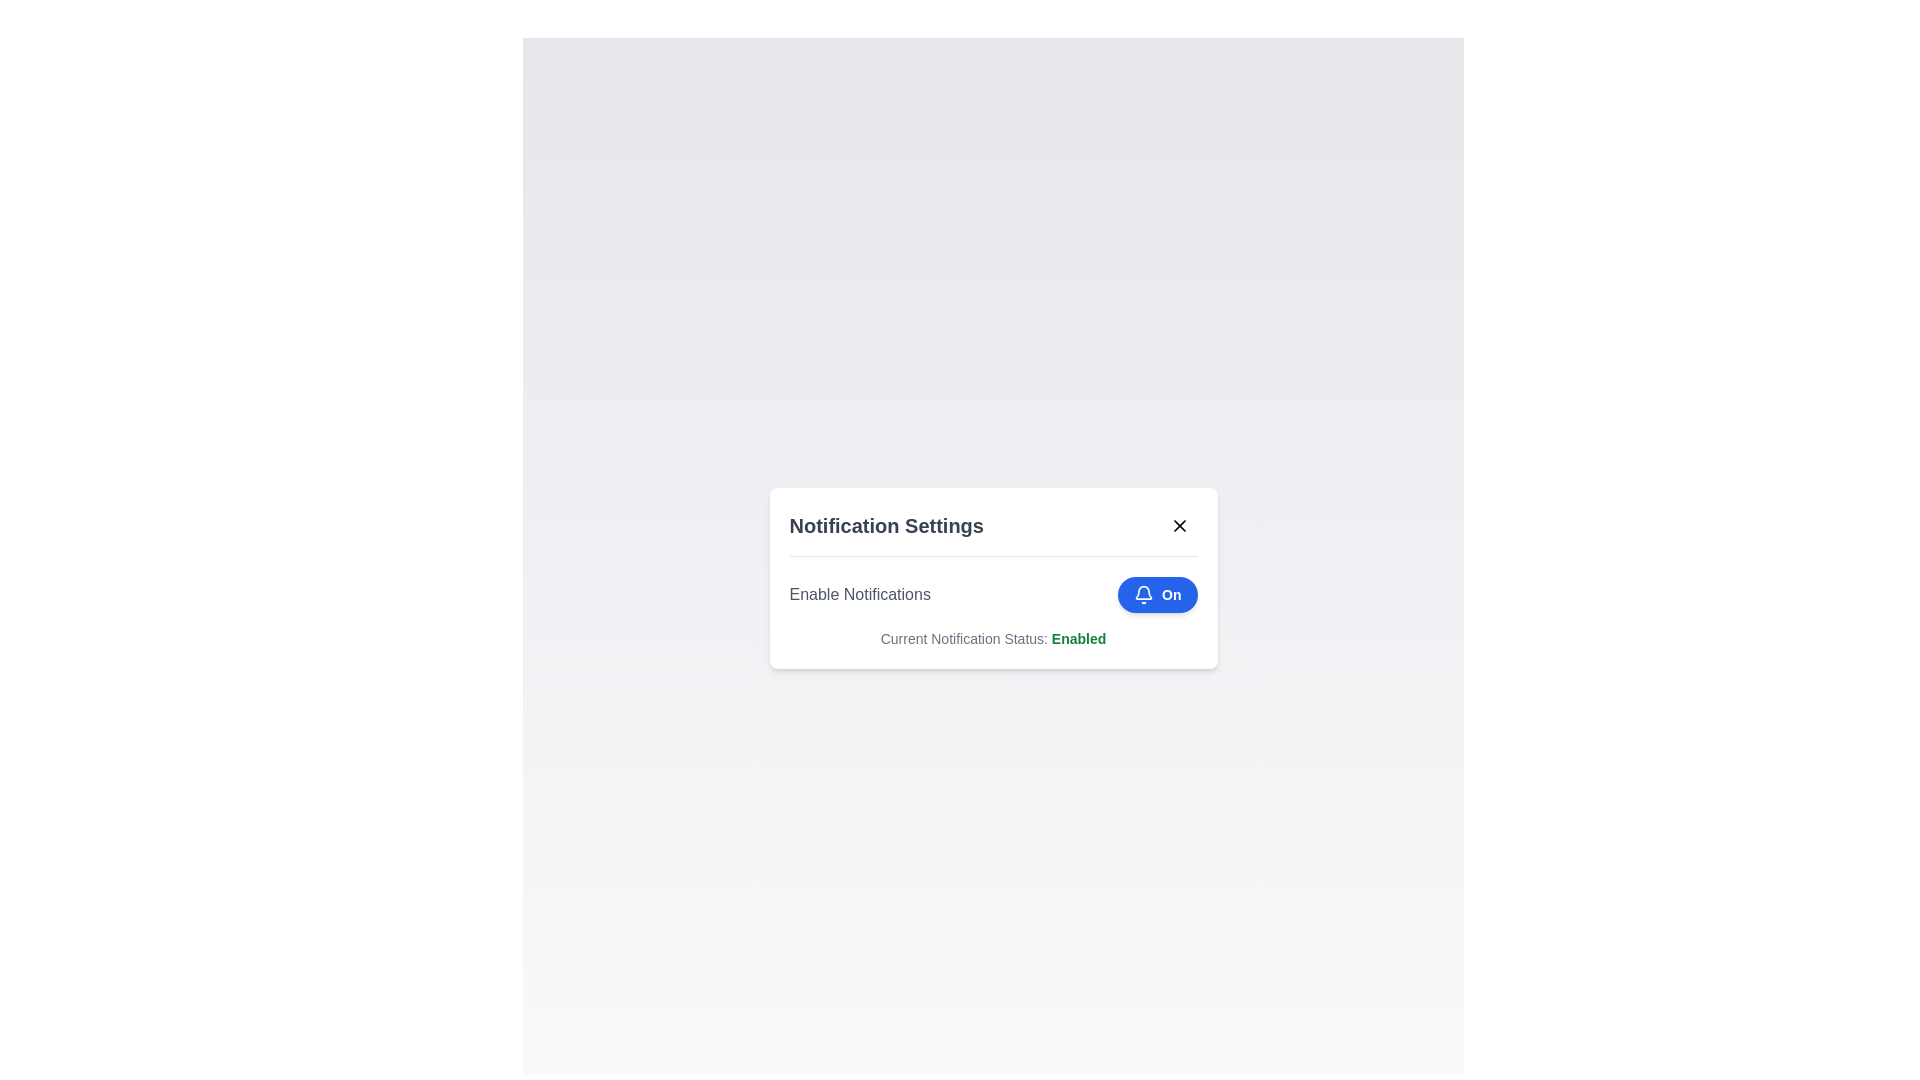 This screenshot has width=1920, height=1080. I want to click on the text label 'Current Notification Status: Enabled', so click(993, 638).